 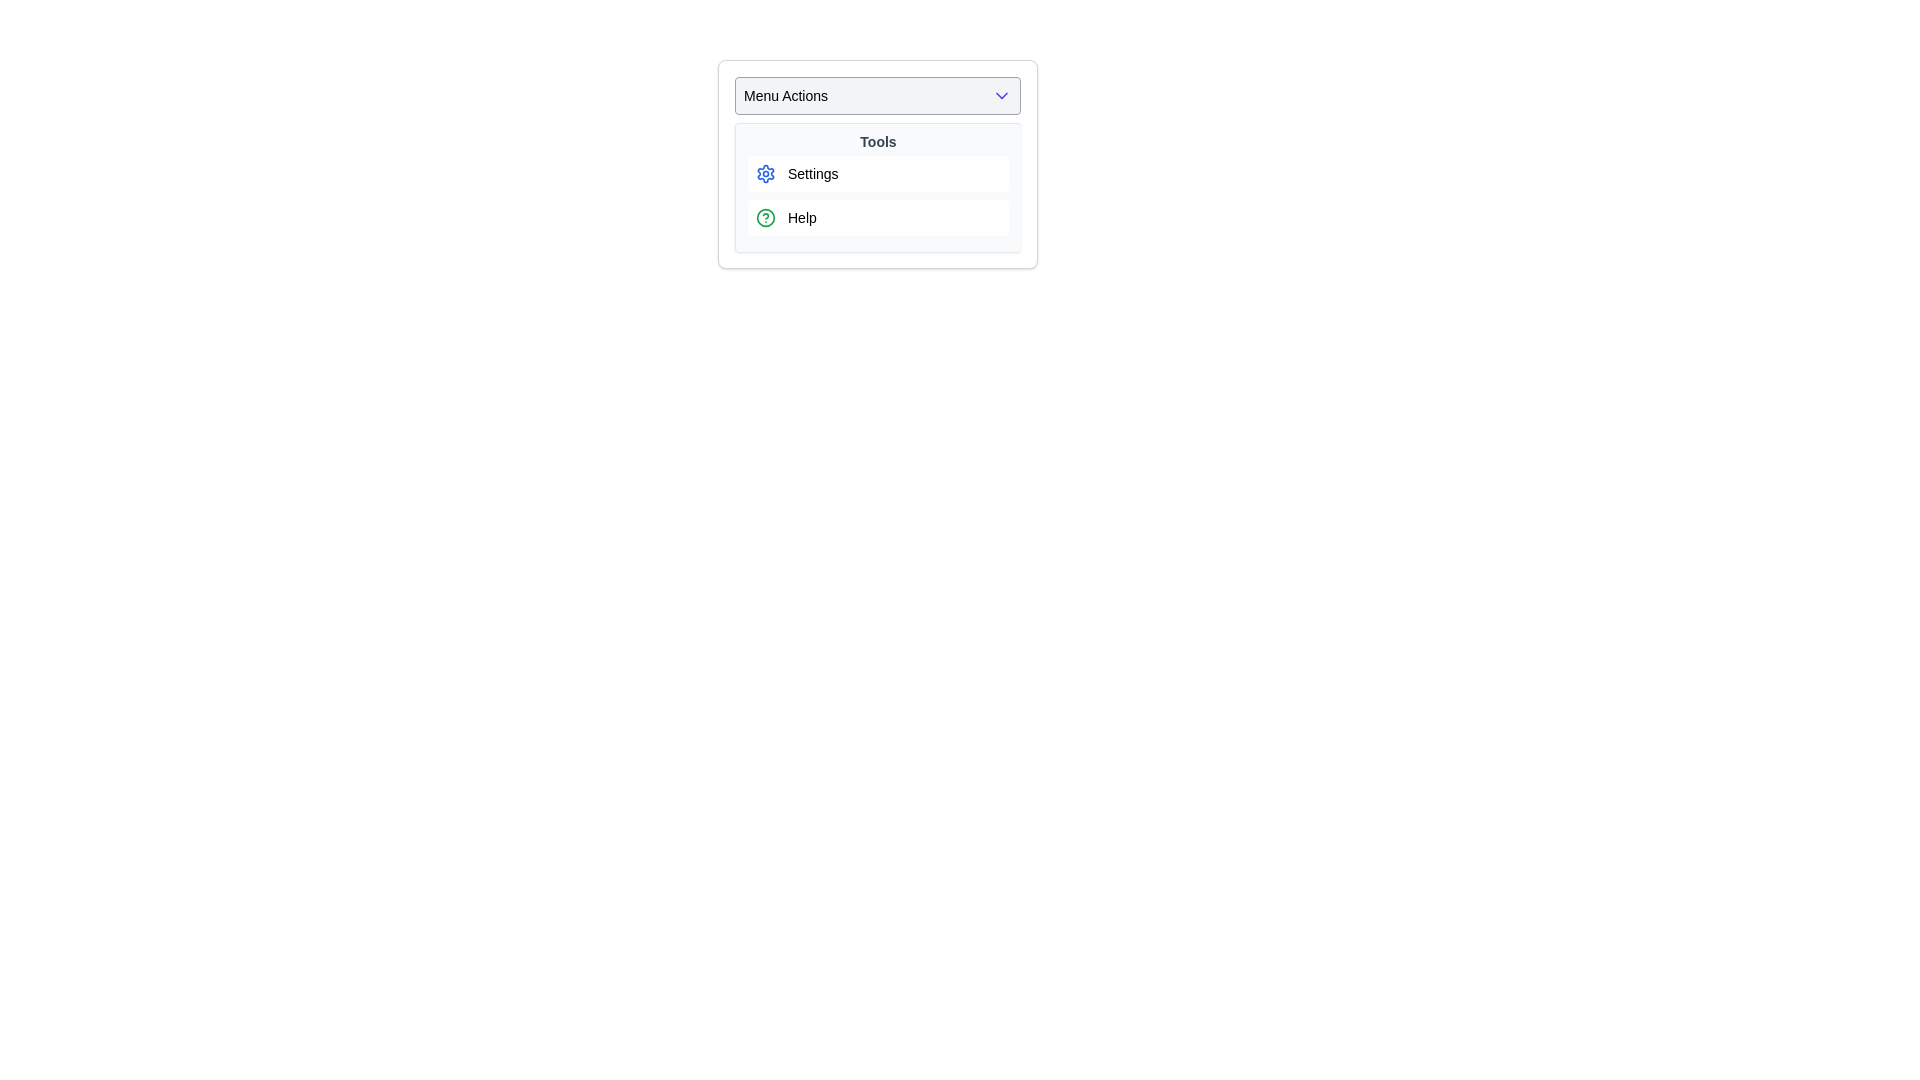 I want to click on the non-interactive text label at the top of the 'Menu Actions' drop-down menu, which serves as a header for the items below, so click(x=878, y=141).